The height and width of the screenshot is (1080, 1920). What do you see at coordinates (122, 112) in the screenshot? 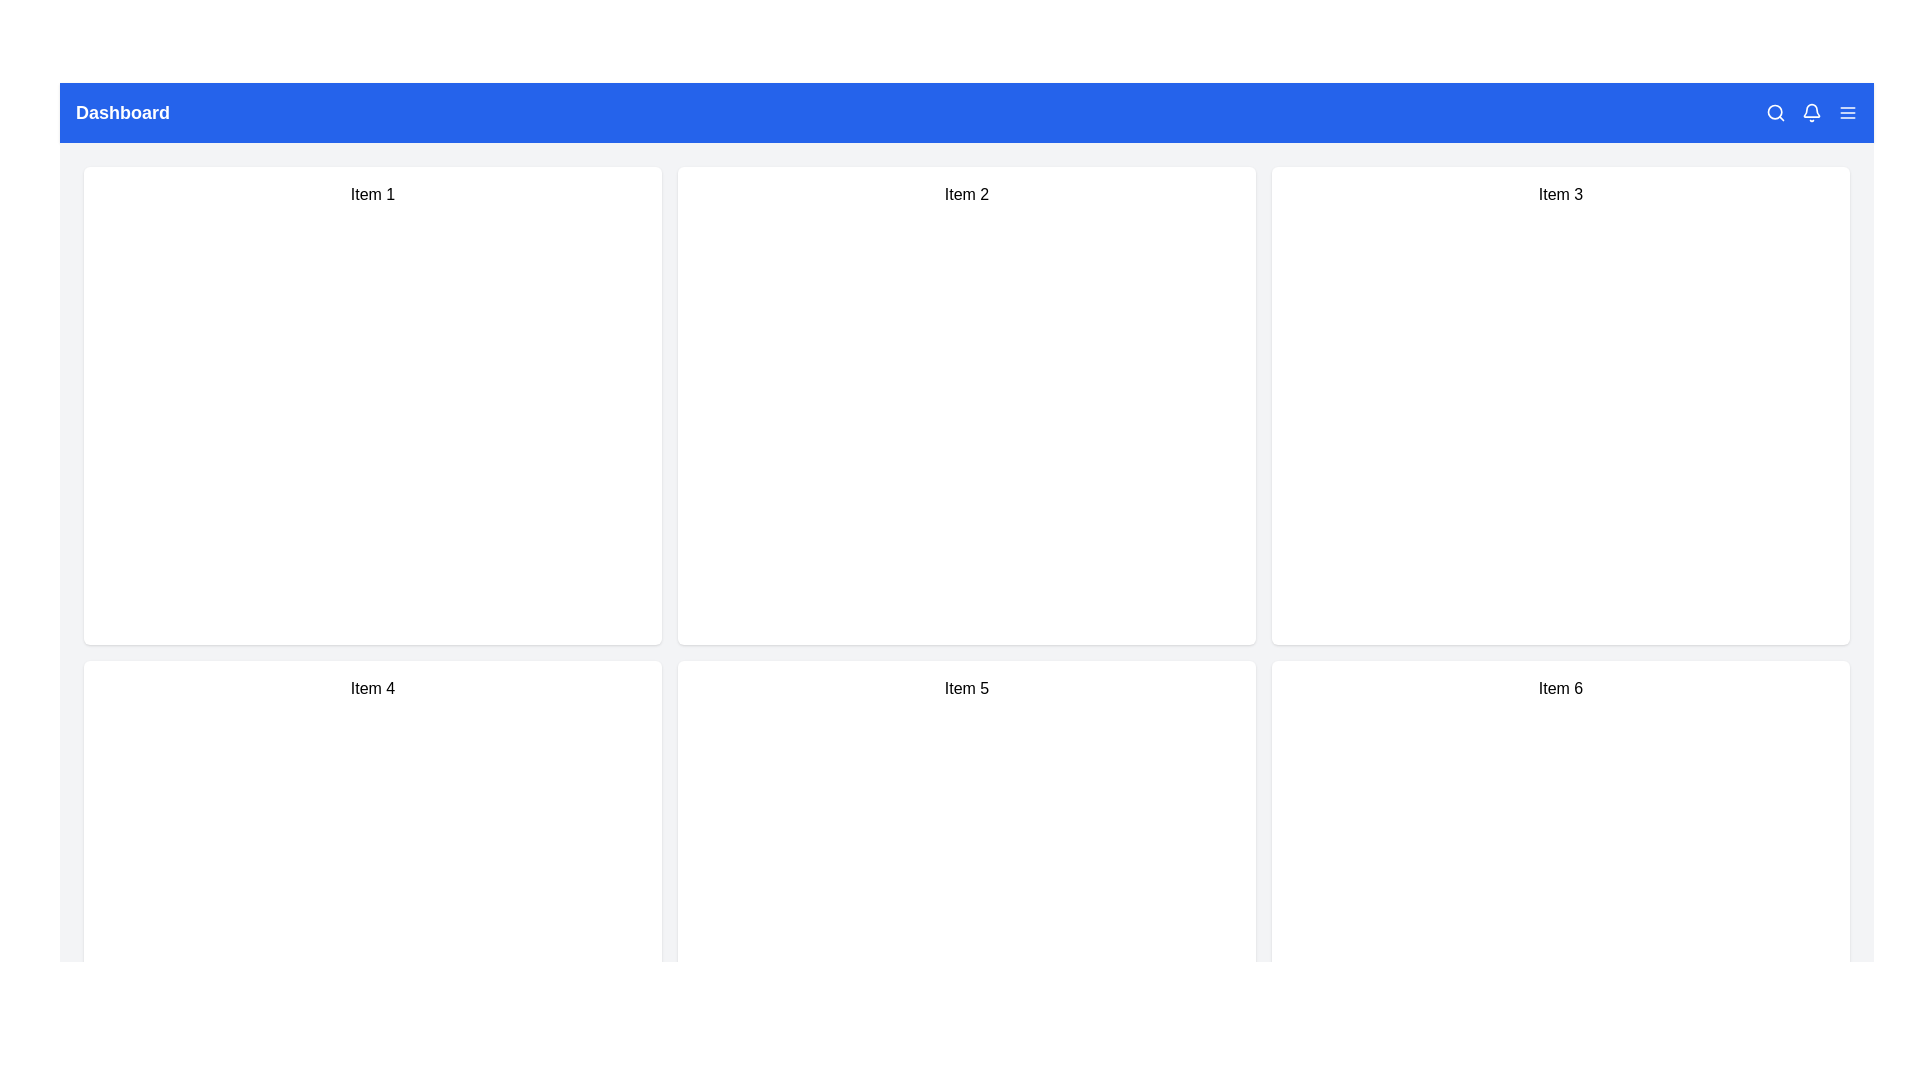
I see `the bold text label displaying 'Dashboard' in white against a blue background, located at the top-left corner of the page` at bounding box center [122, 112].